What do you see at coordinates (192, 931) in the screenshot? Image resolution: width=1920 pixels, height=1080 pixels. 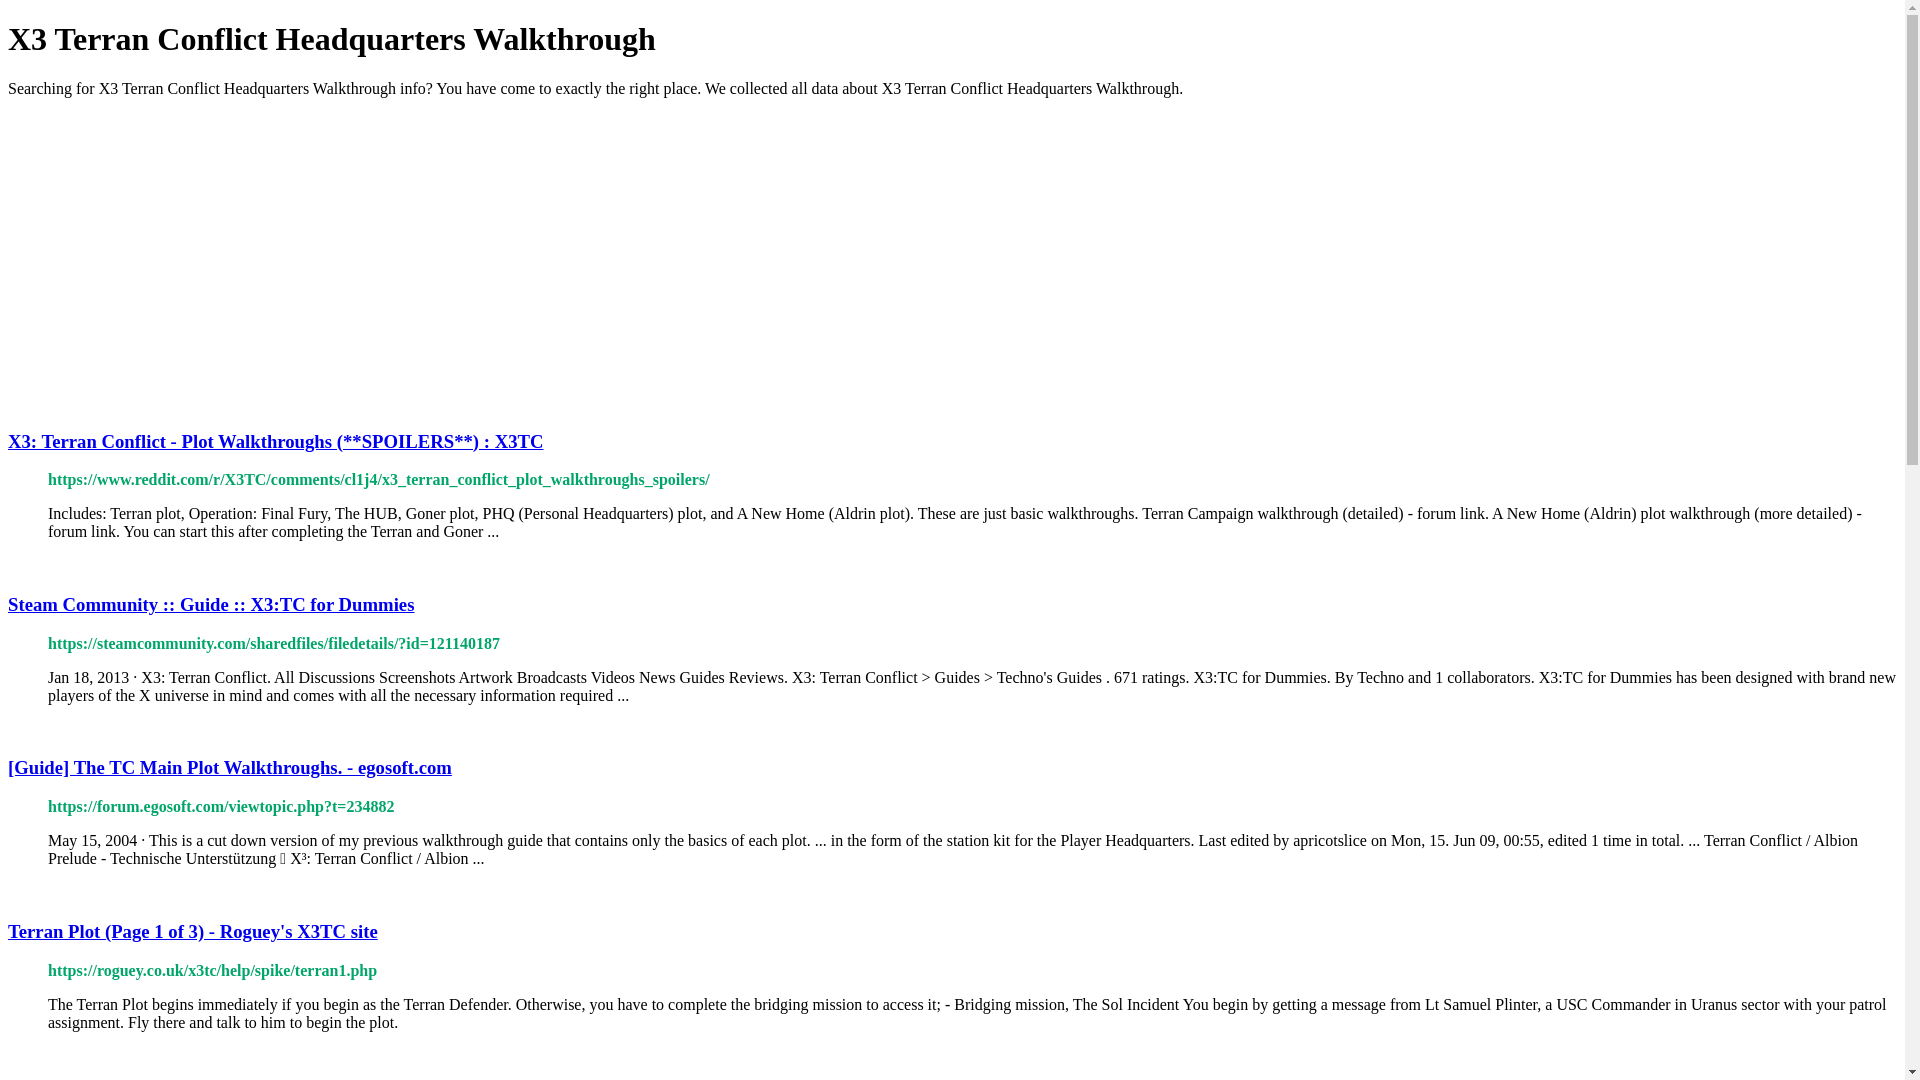 I see `'Terran Plot (Page 1 of 3) - Roguey's X3TC site'` at bounding box center [192, 931].